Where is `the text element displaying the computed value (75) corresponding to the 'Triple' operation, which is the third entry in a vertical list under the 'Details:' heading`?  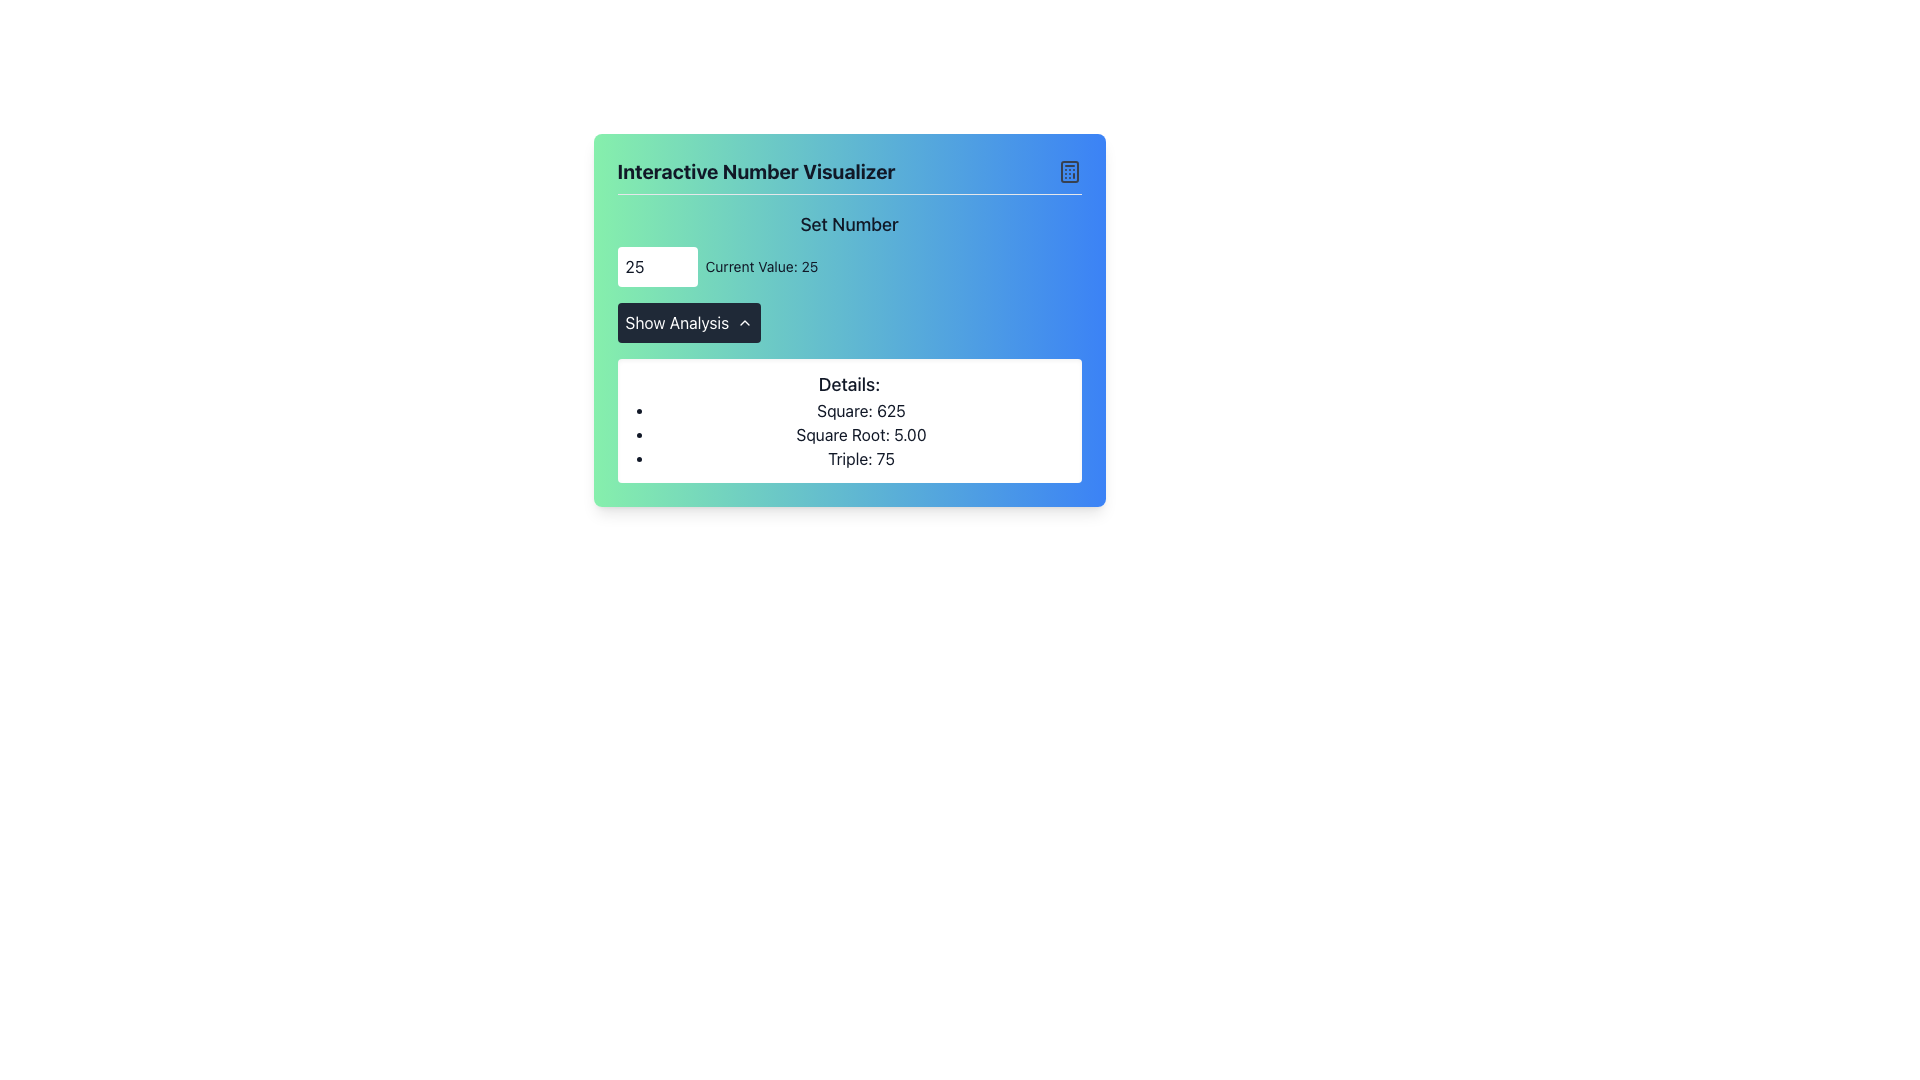 the text element displaying the computed value (75) corresponding to the 'Triple' operation, which is the third entry in a vertical list under the 'Details:' heading is located at coordinates (861, 459).